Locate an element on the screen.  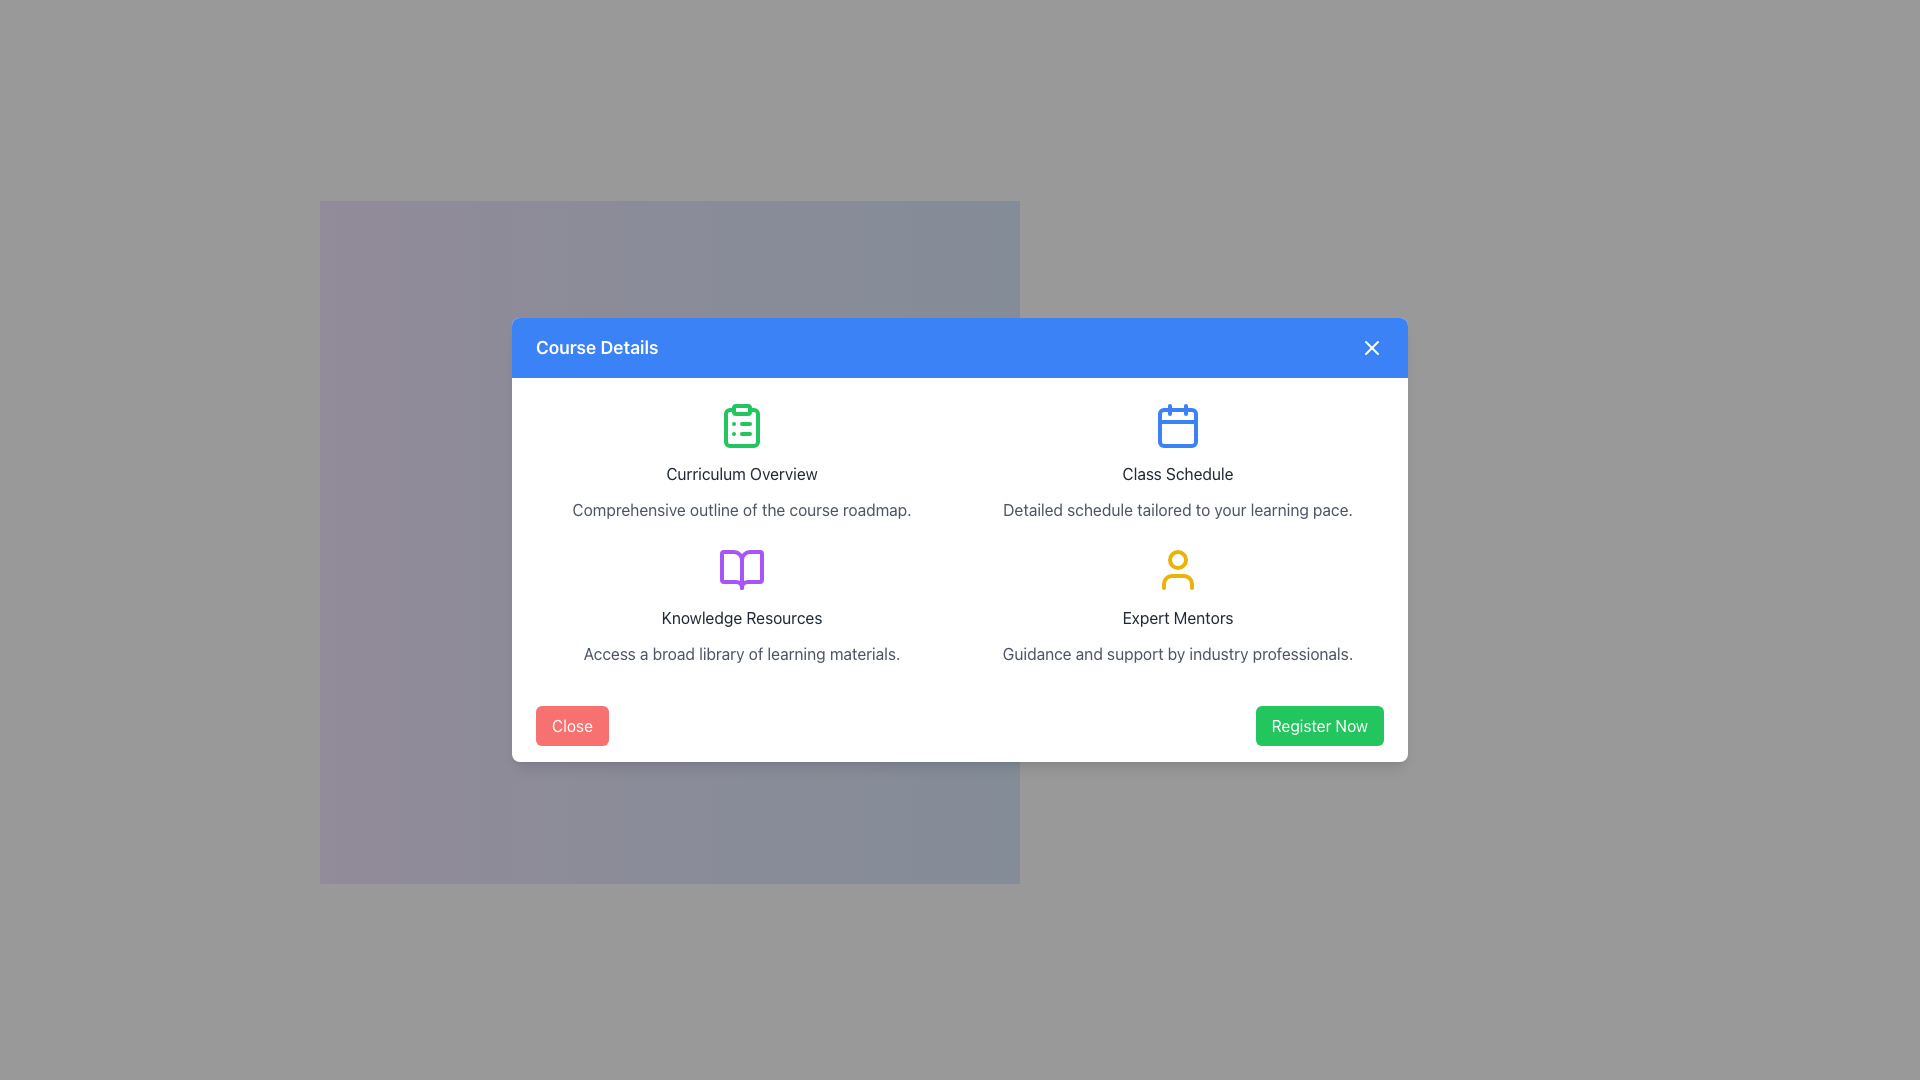
the descriptive text label providing context about the 'Expert Mentors' feature, which is located below another text element labeled 'Expert Mentors' in the lower right portion of the card is located at coordinates (1177, 654).